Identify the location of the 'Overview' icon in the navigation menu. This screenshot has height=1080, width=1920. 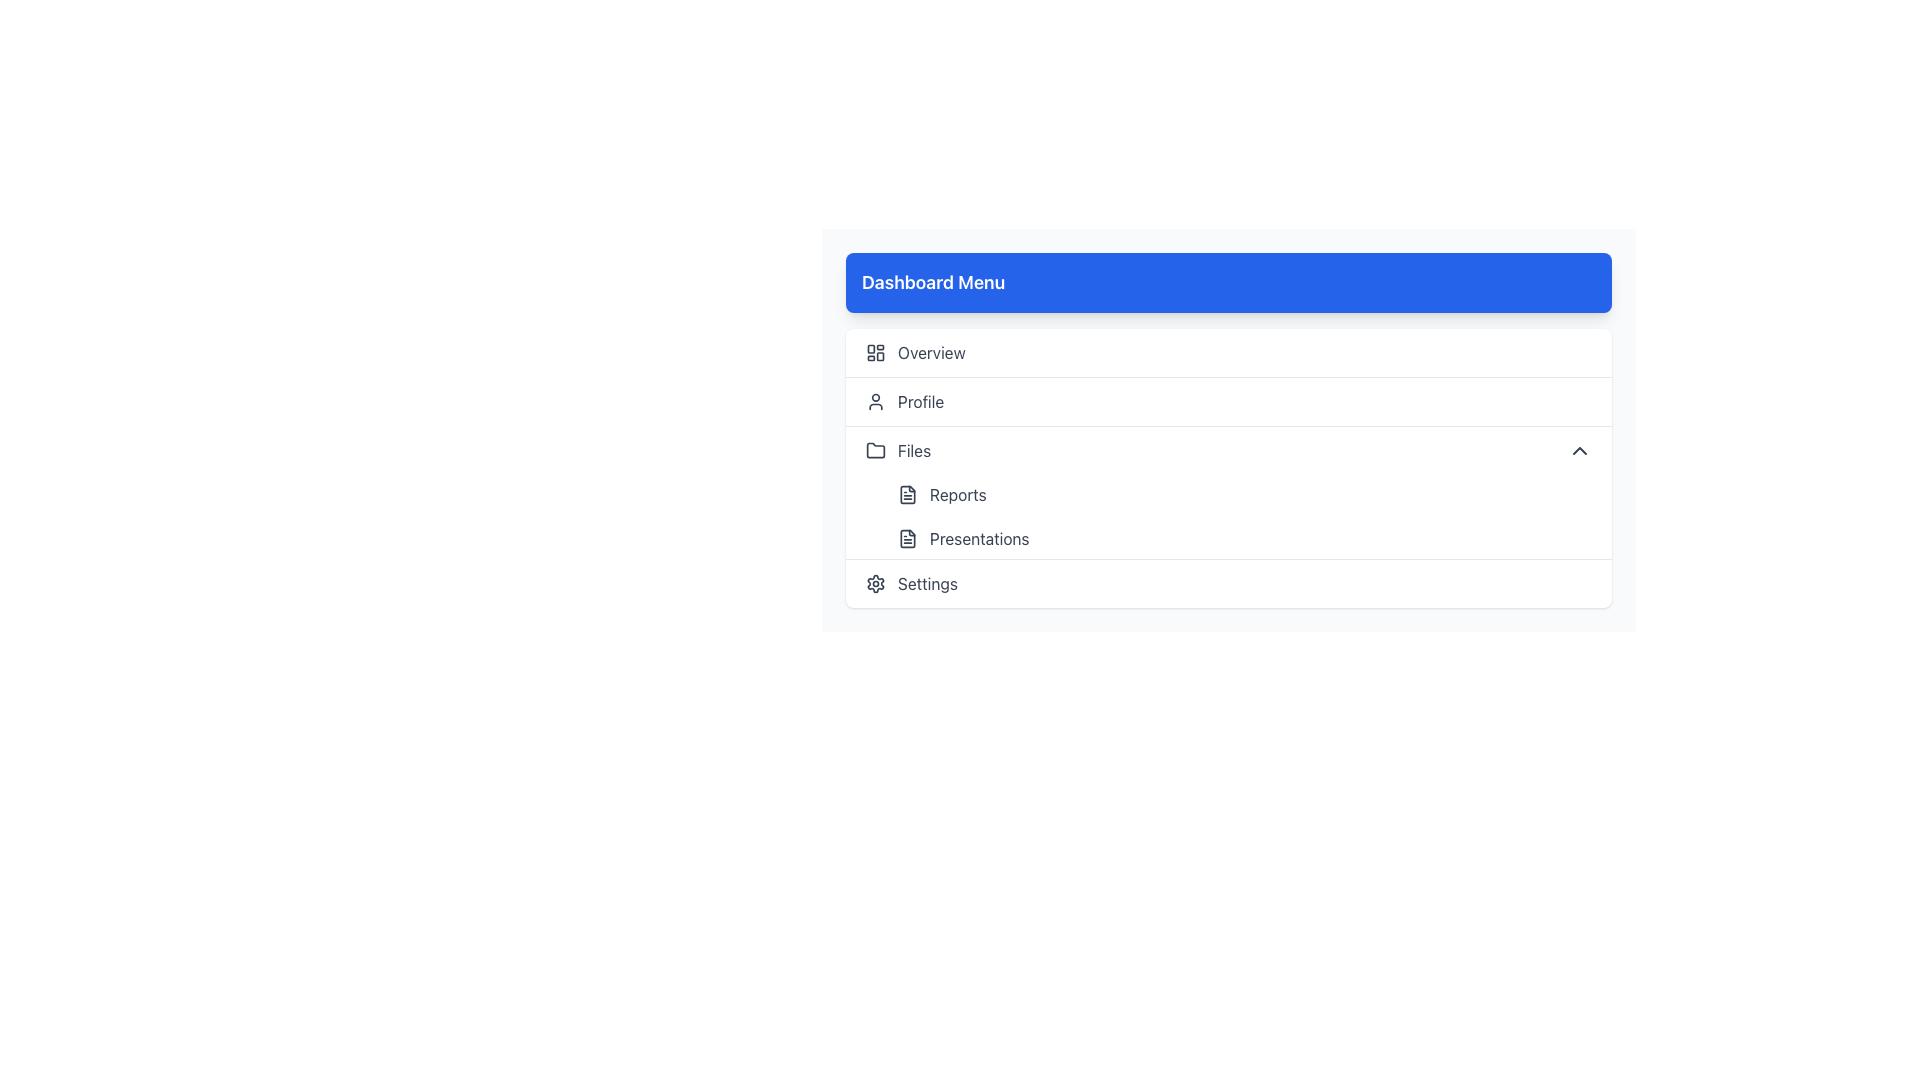
(875, 352).